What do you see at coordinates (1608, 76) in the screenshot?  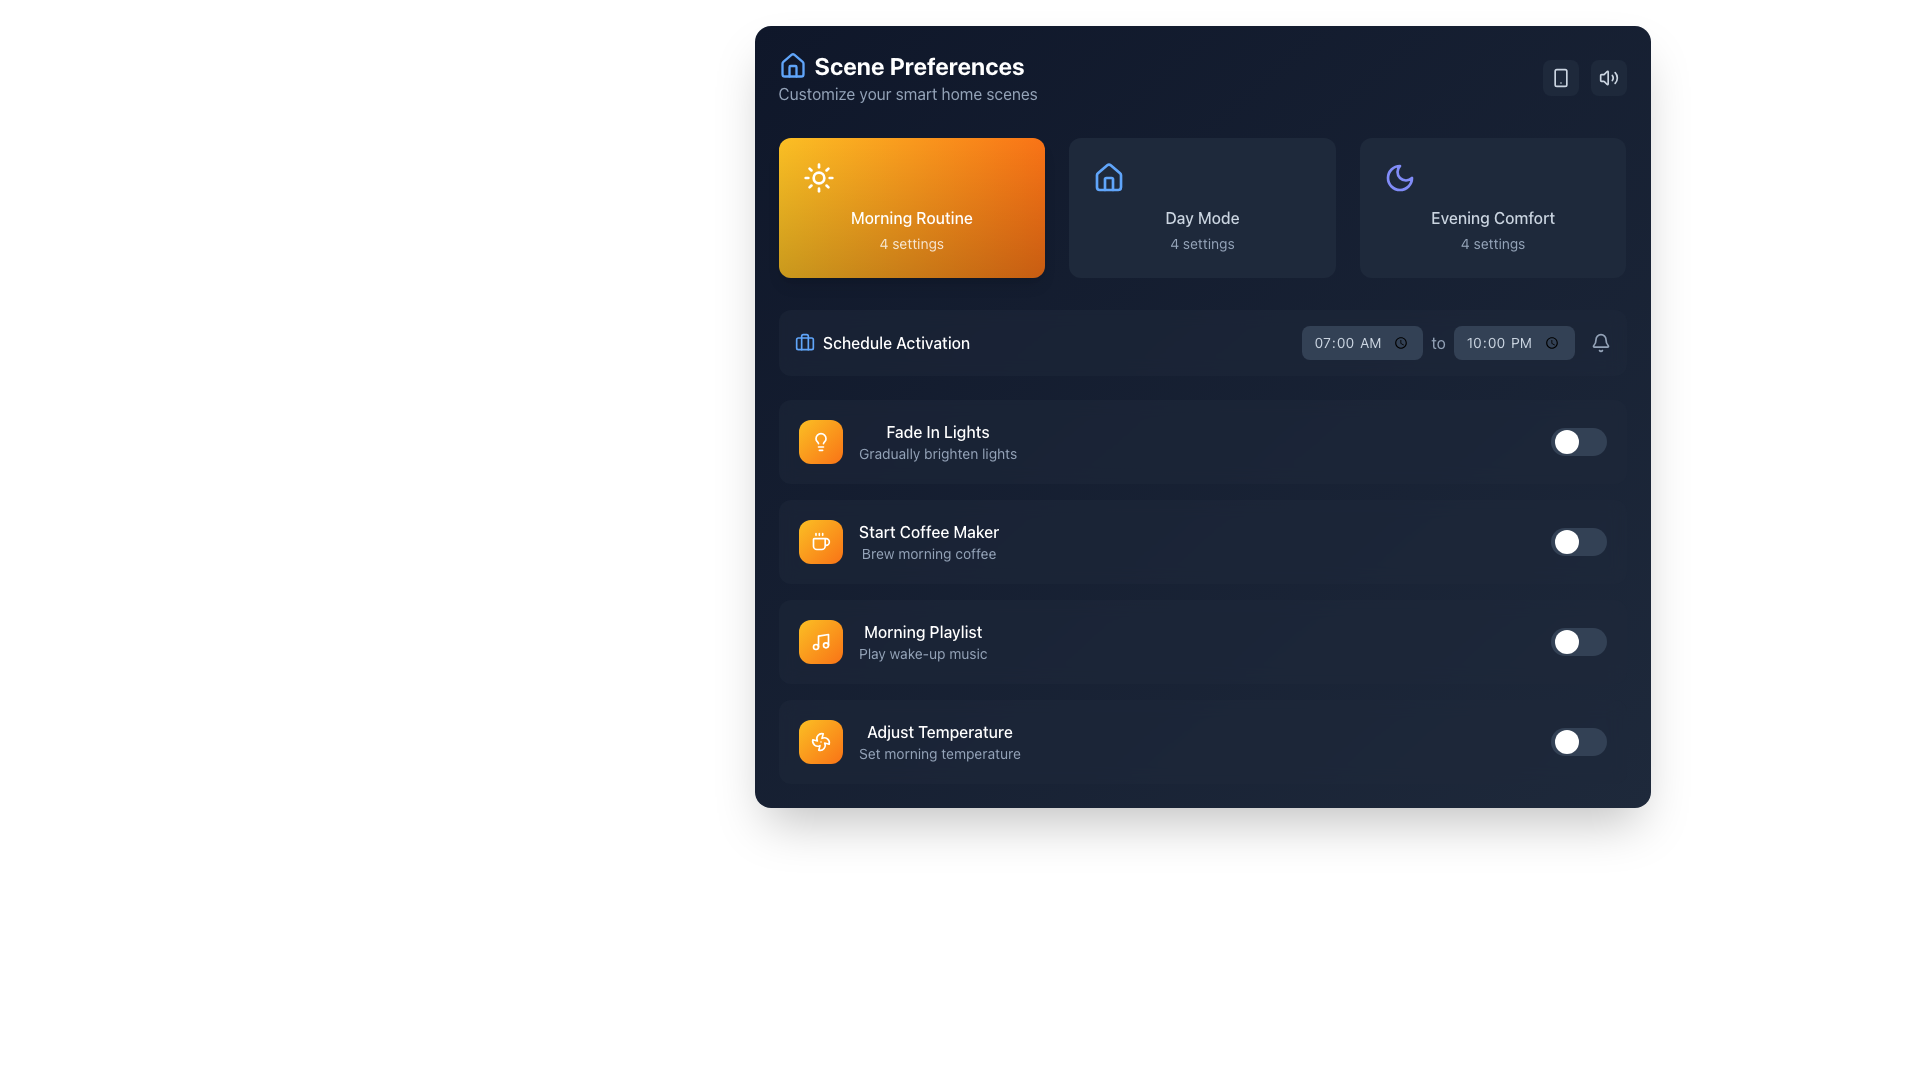 I see `the icon button depicting a speaker emitting sound waves located in the top-right corner of the interface` at bounding box center [1608, 76].